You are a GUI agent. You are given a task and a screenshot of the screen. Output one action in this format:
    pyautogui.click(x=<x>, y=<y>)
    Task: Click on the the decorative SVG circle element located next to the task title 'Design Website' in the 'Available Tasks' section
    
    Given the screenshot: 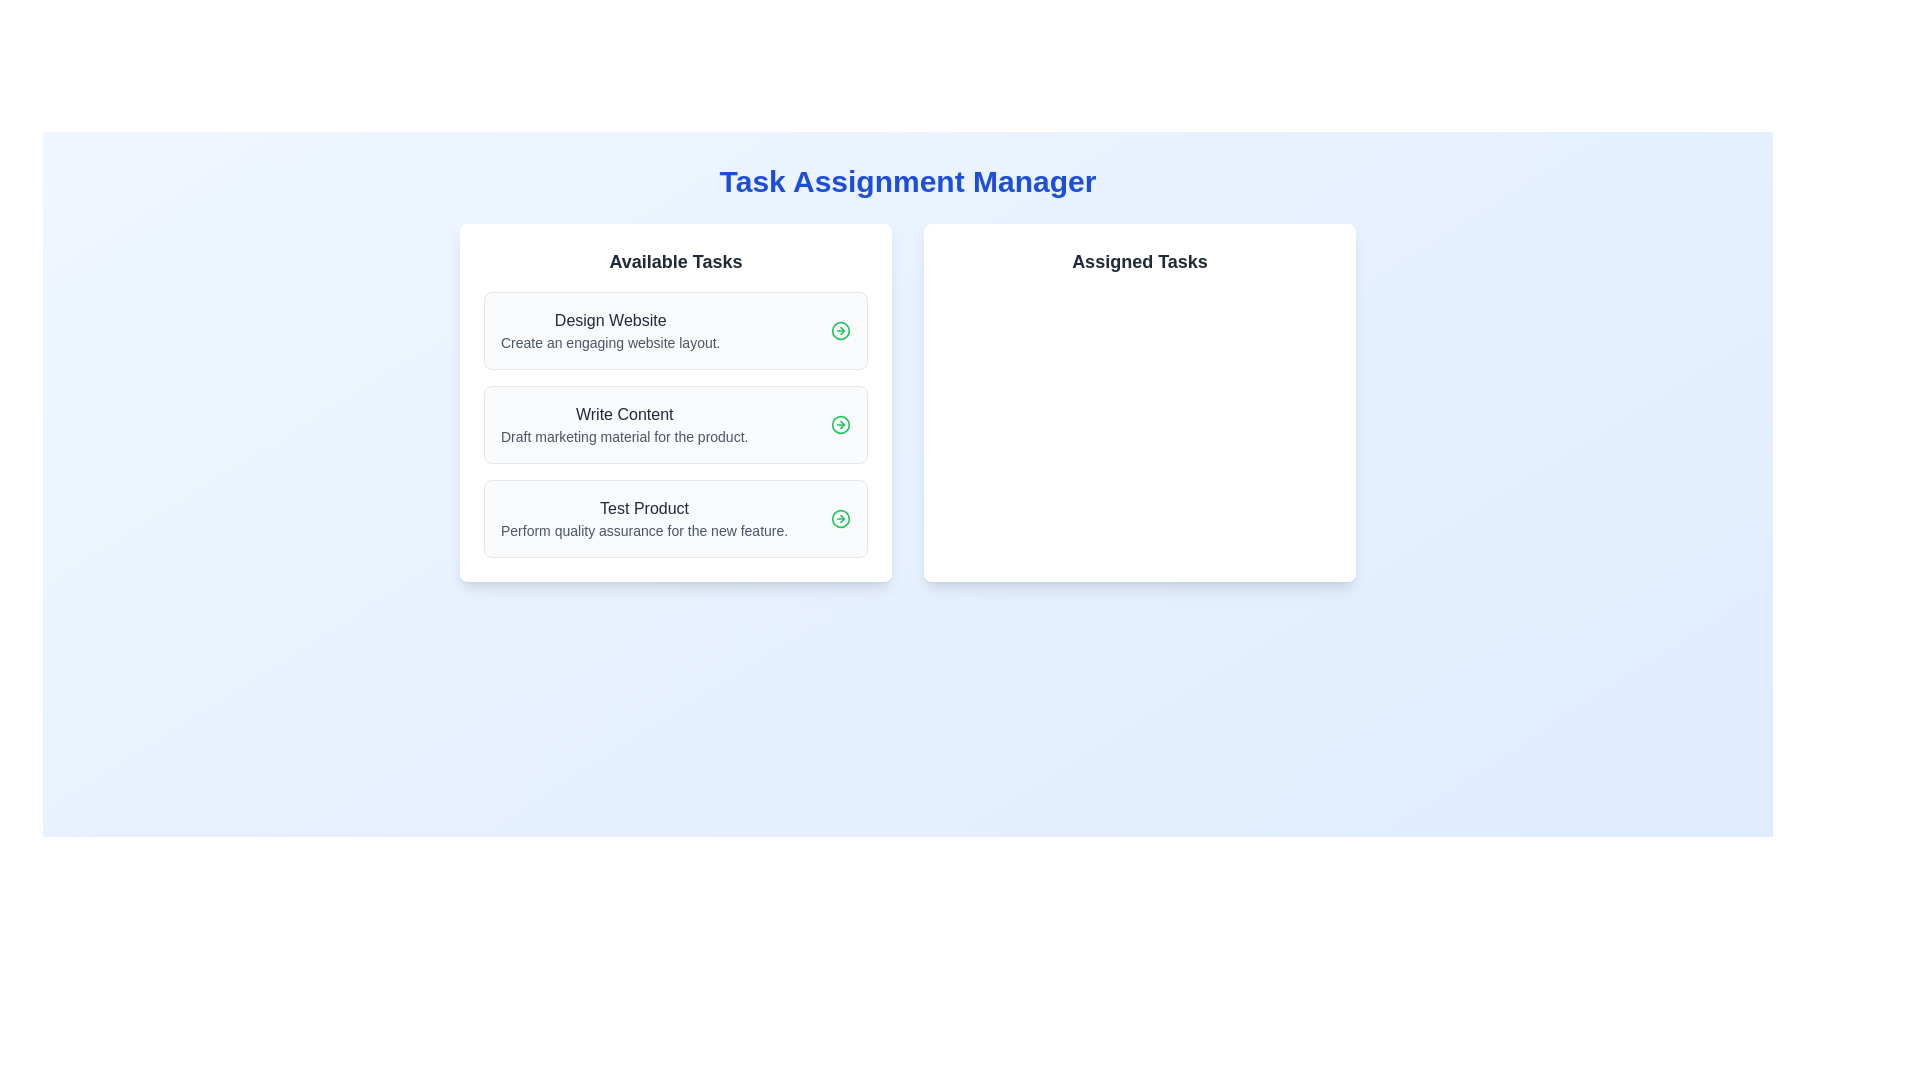 What is the action you would take?
    pyautogui.click(x=840, y=330)
    